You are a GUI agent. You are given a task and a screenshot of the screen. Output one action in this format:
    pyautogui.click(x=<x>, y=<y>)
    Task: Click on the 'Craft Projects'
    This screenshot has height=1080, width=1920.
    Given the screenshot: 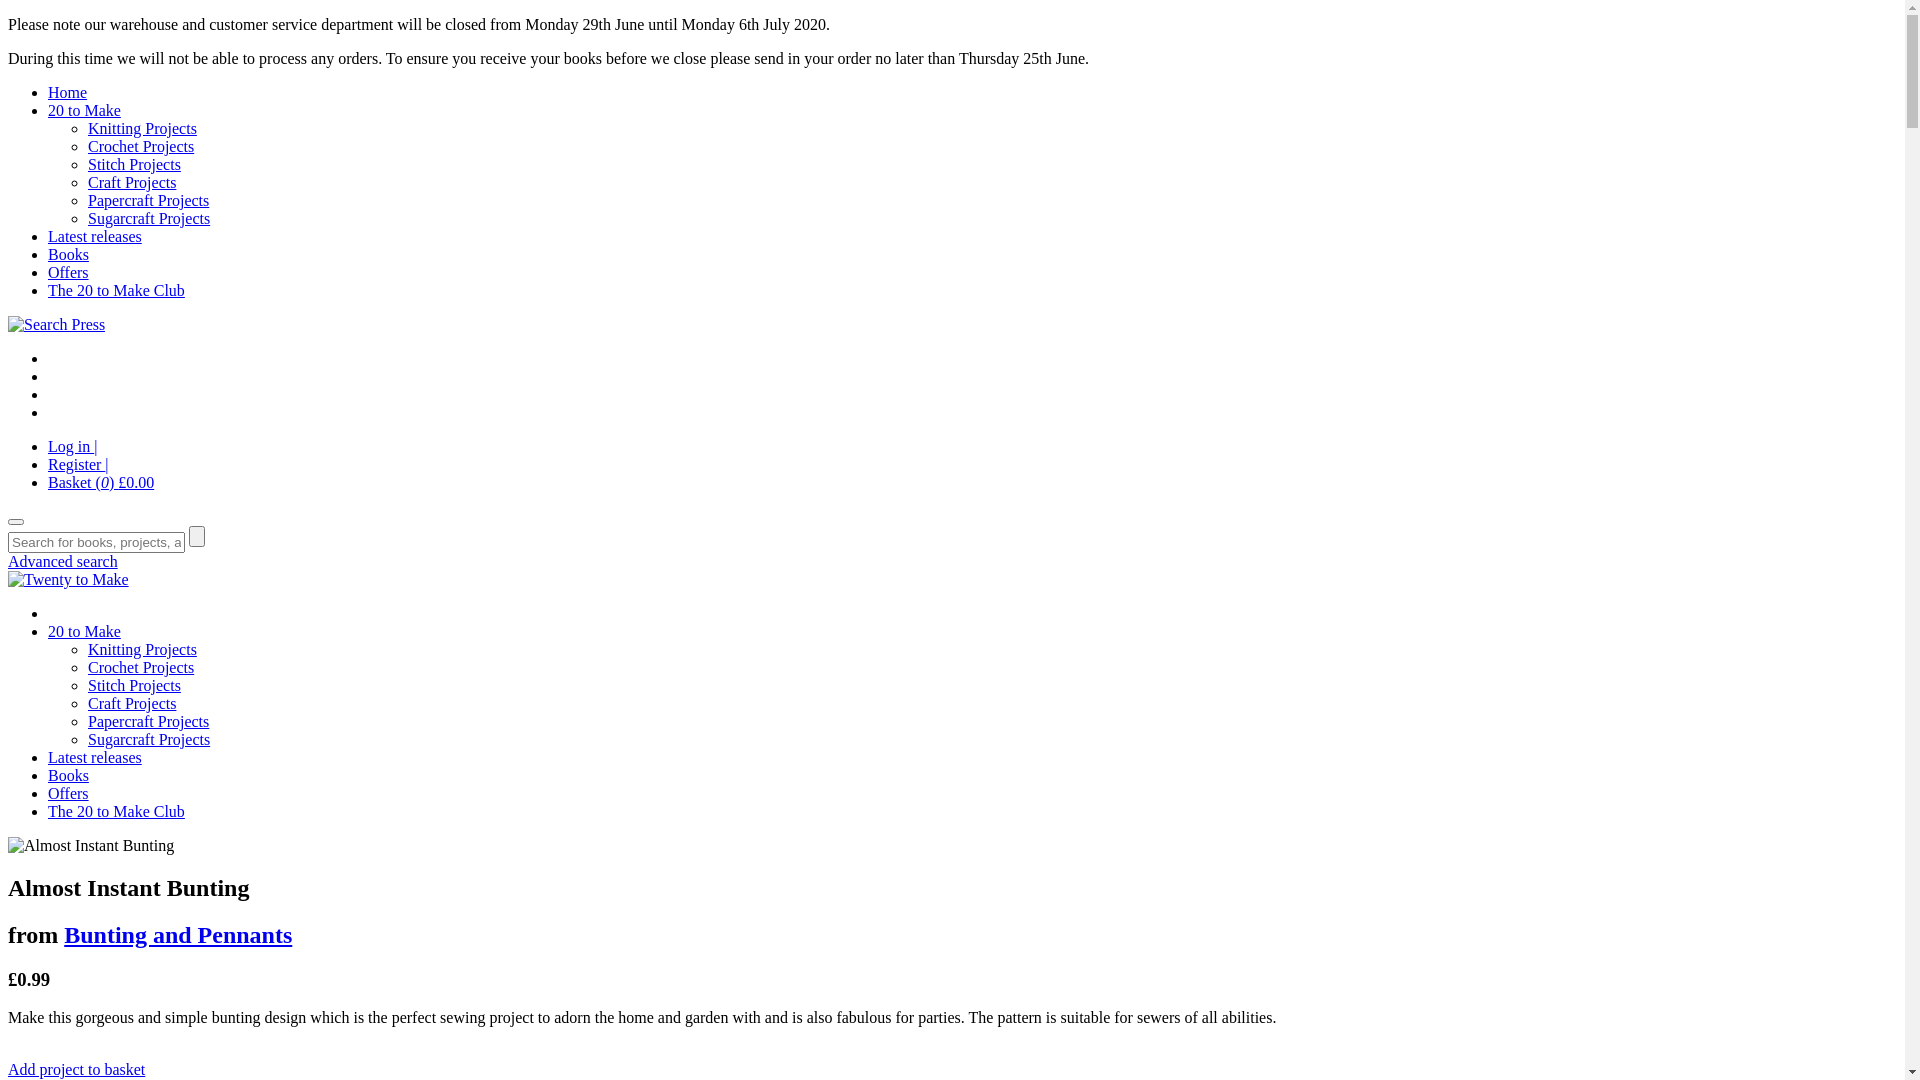 What is the action you would take?
    pyautogui.click(x=86, y=702)
    